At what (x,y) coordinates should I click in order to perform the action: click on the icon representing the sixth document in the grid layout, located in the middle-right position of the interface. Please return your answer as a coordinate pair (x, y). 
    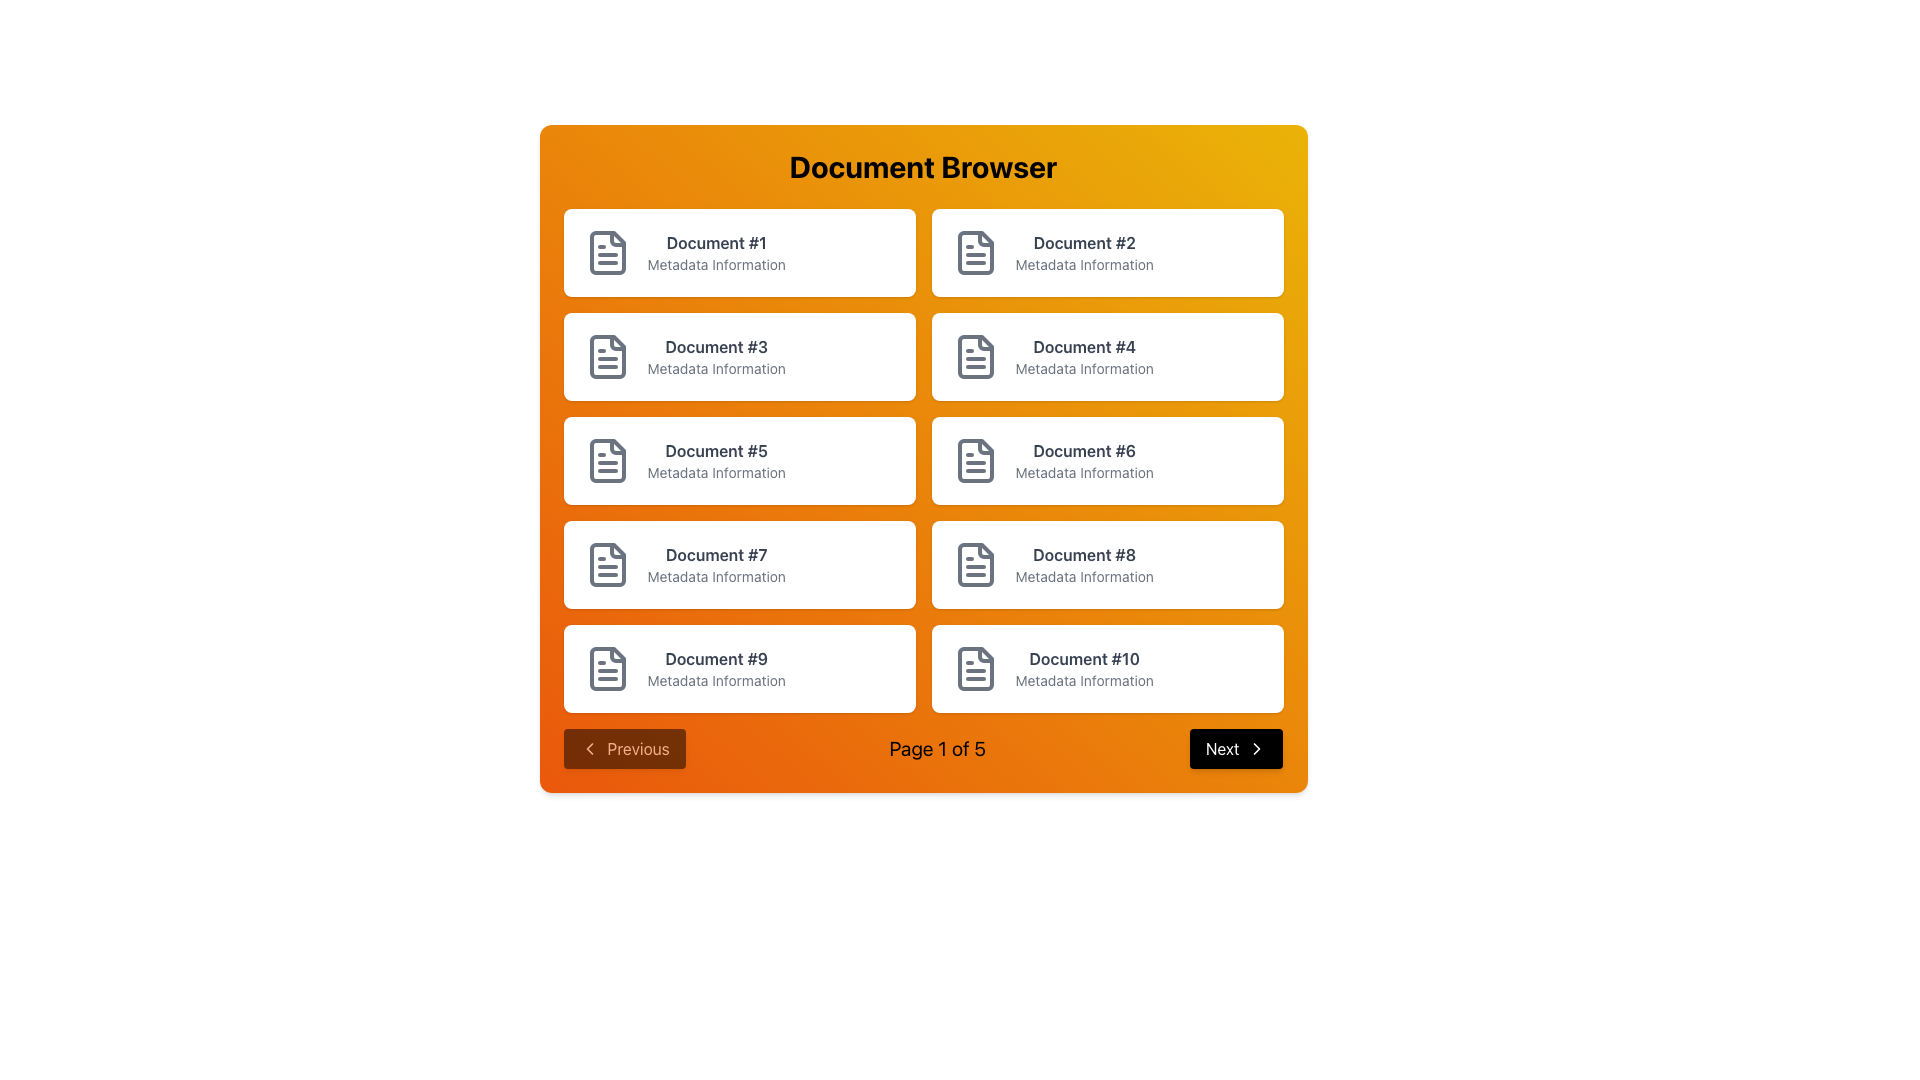
    Looking at the image, I should click on (975, 461).